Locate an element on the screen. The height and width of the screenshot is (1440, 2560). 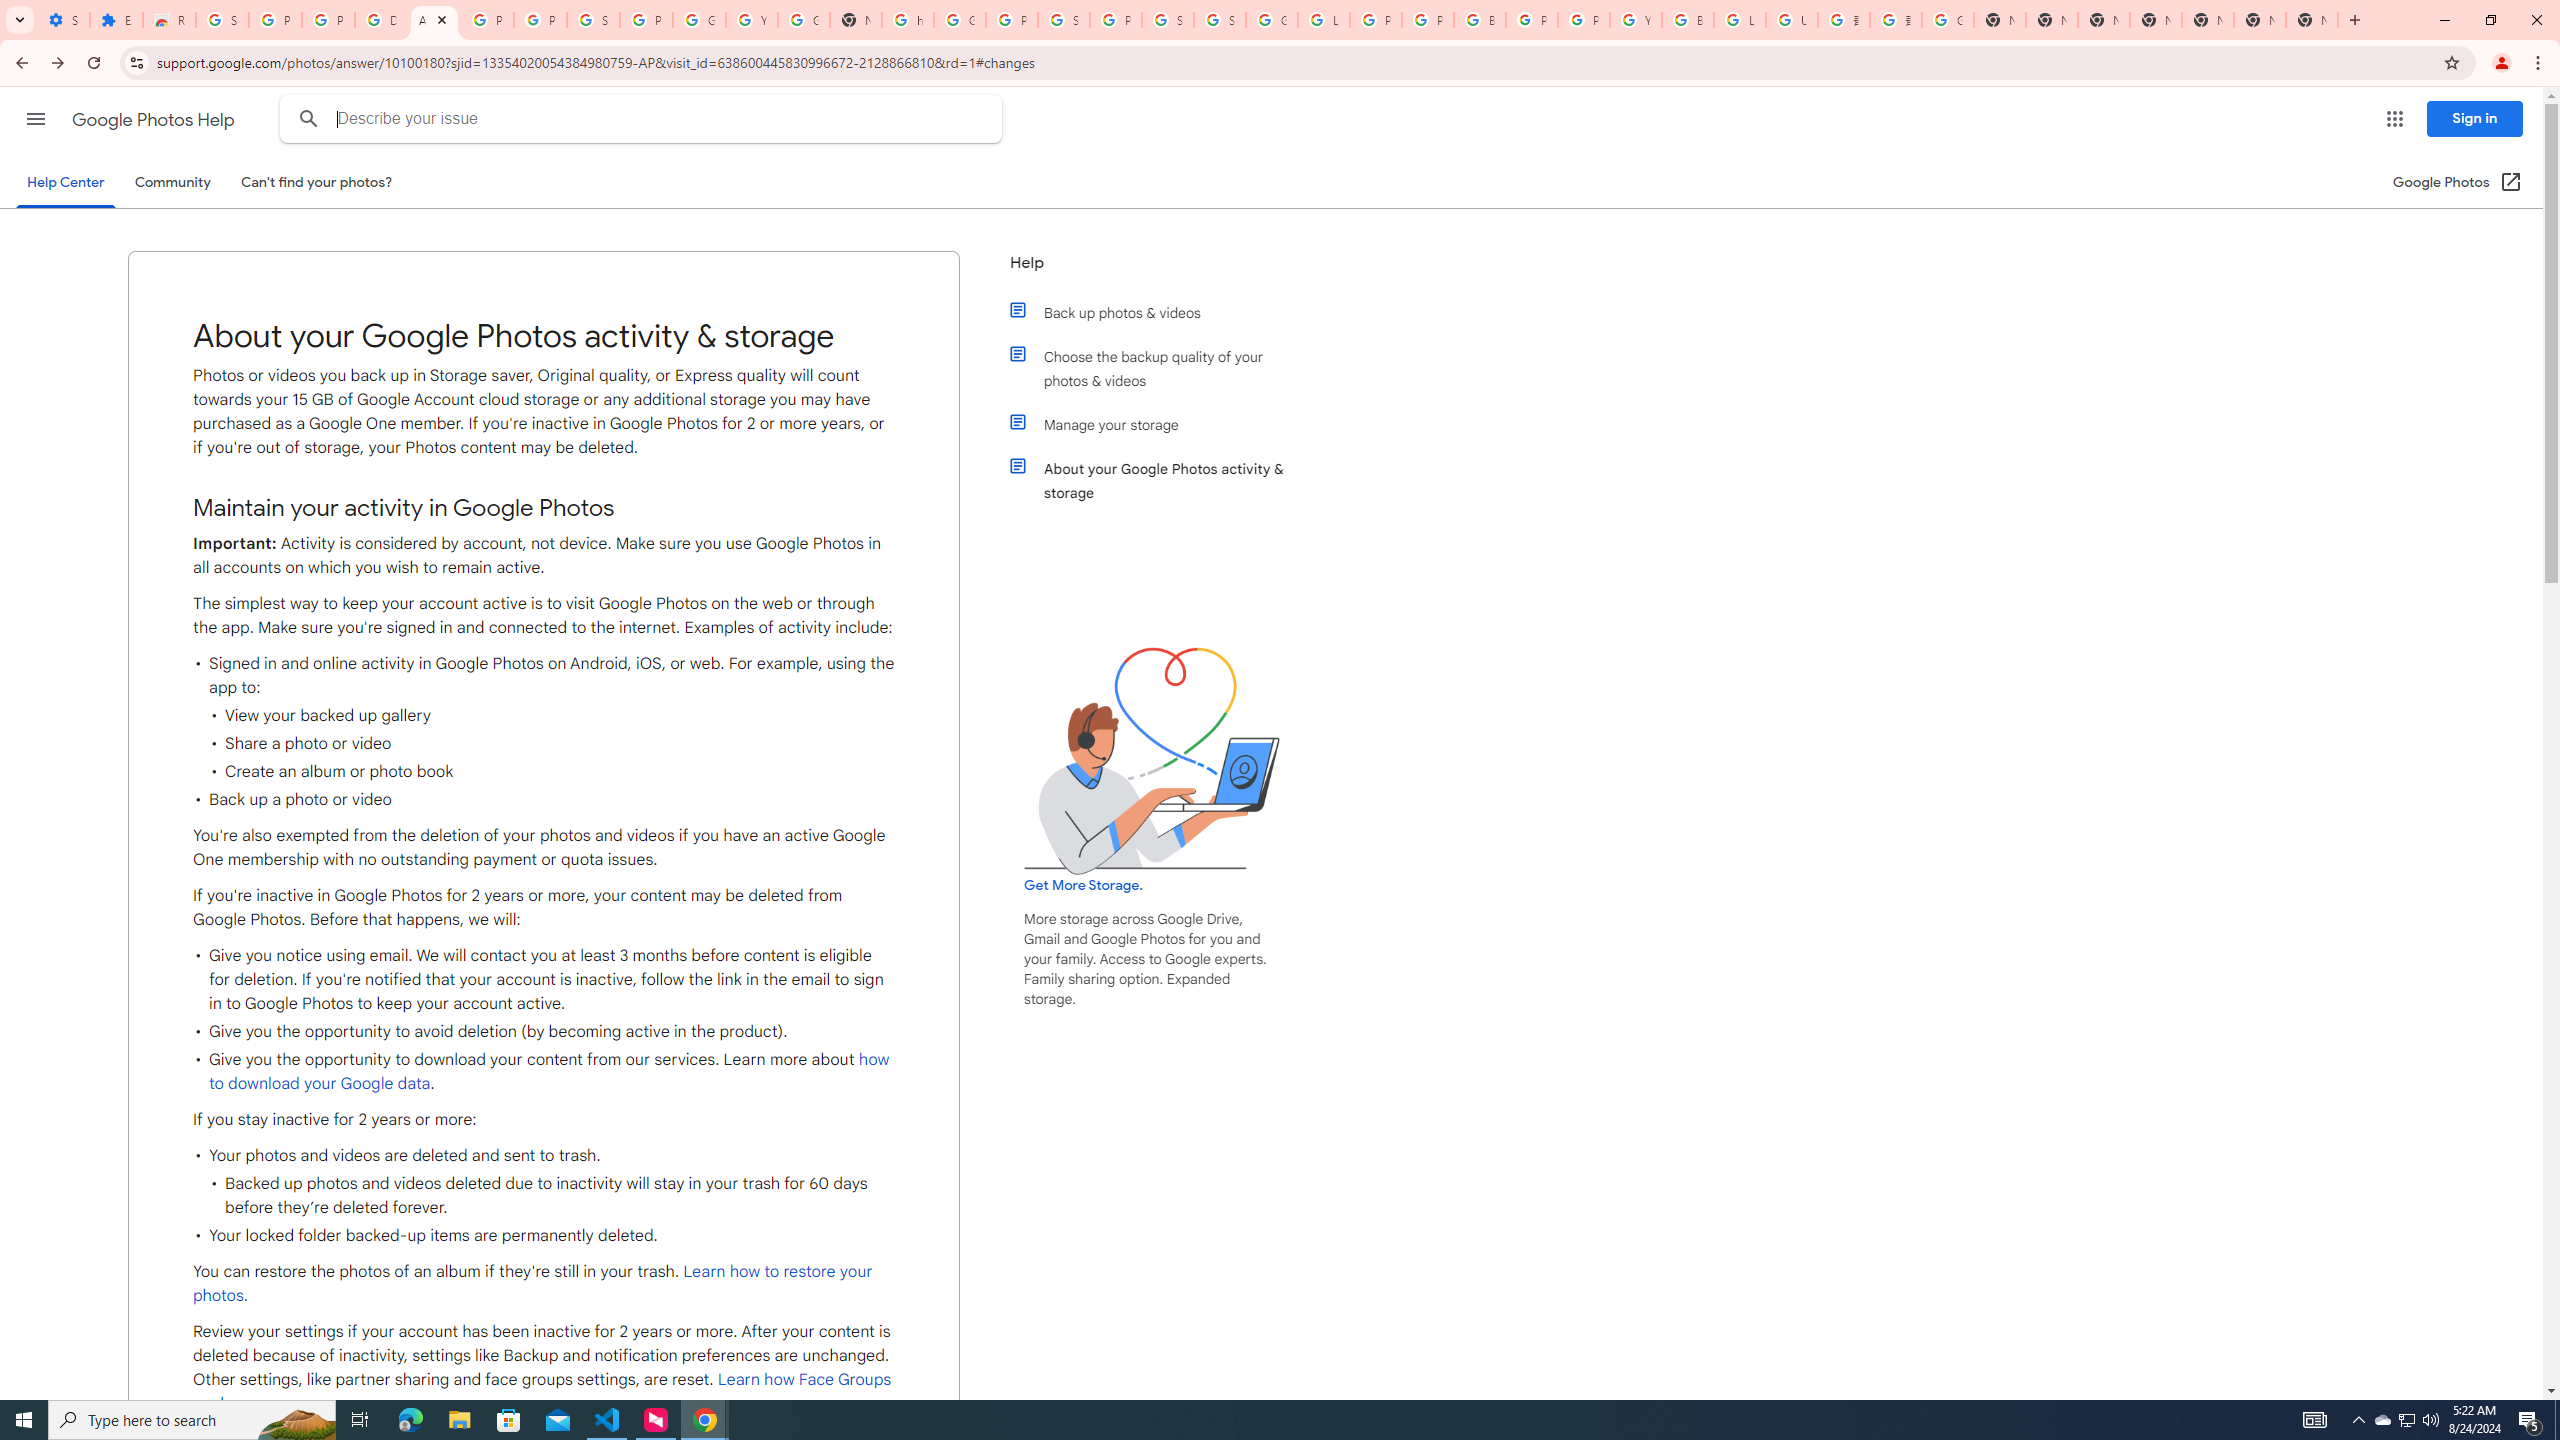
'About your Google Photos activity & storage' is located at coordinates (1162, 479).